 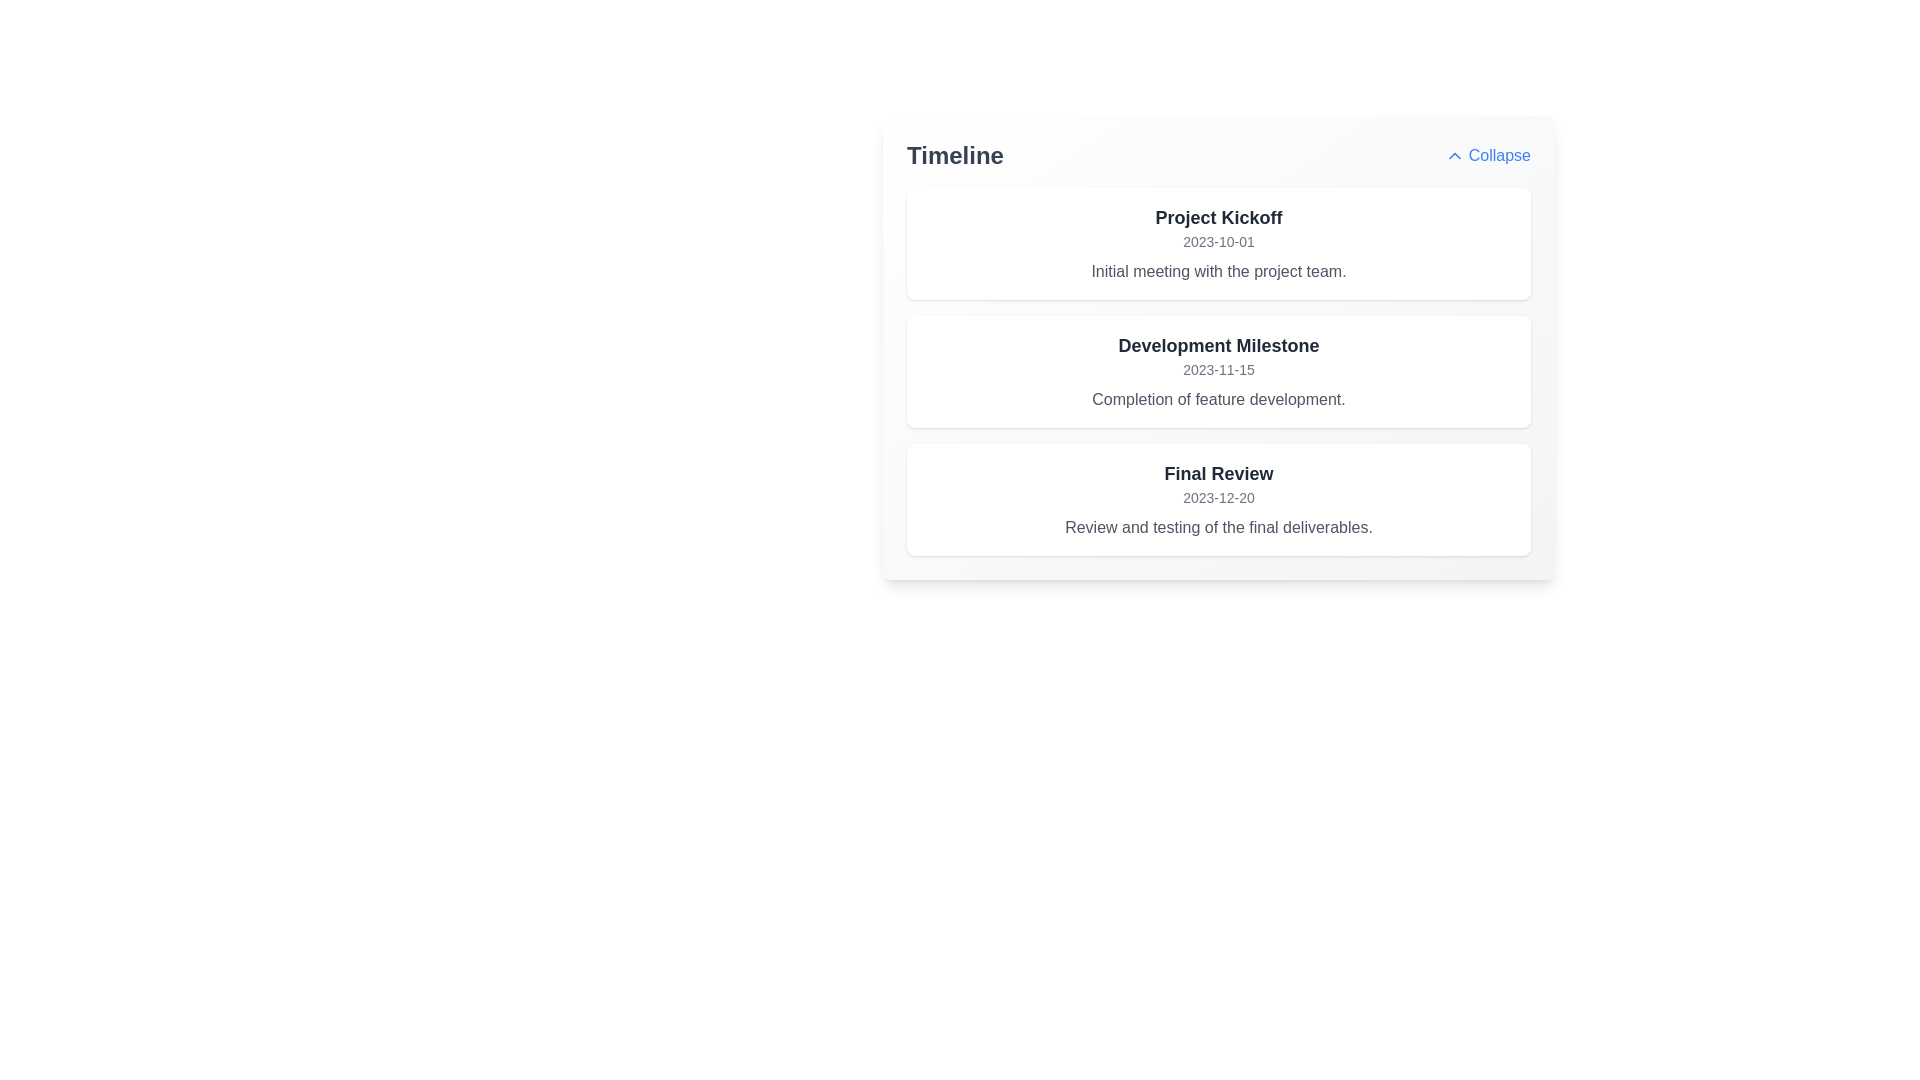 I want to click on the second milestone card in the project timeline, which displays the milestone title, date, and a brief description, positioned between the 'Project Kickoff' and 'Final Review' cards, so click(x=1218, y=371).